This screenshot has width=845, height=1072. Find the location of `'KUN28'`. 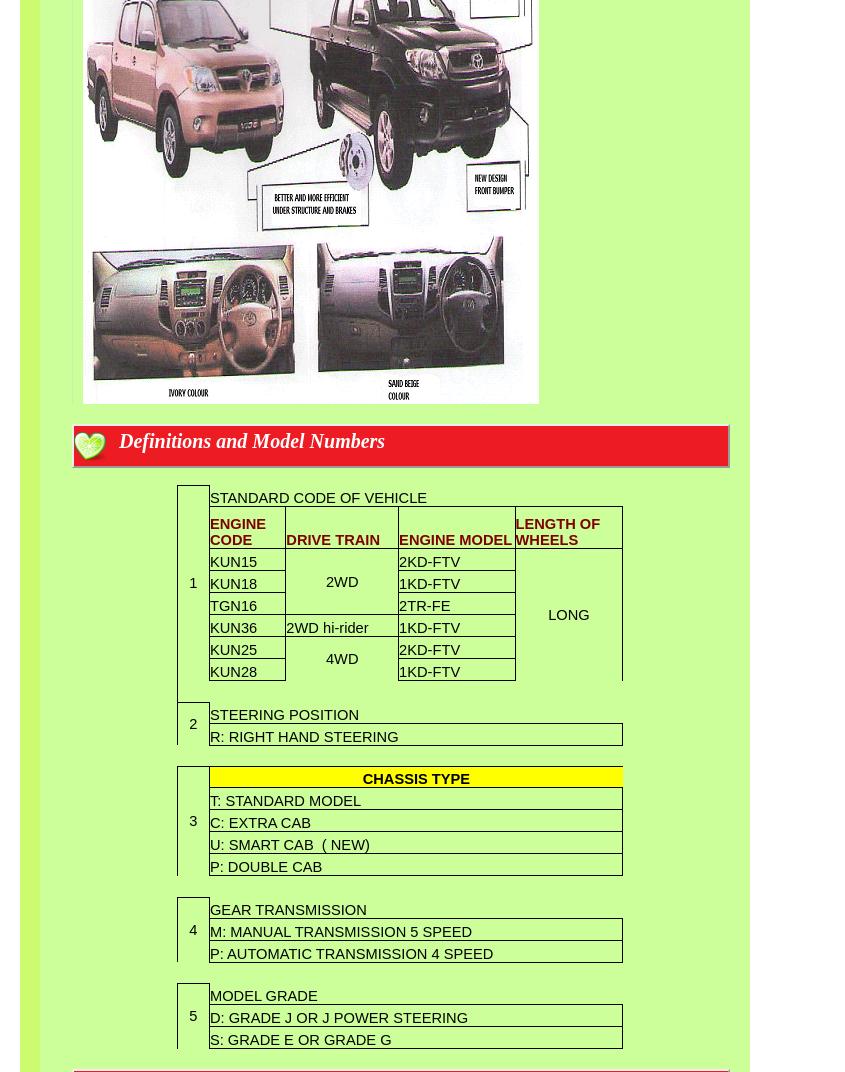

'KUN28' is located at coordinates (231, 671).